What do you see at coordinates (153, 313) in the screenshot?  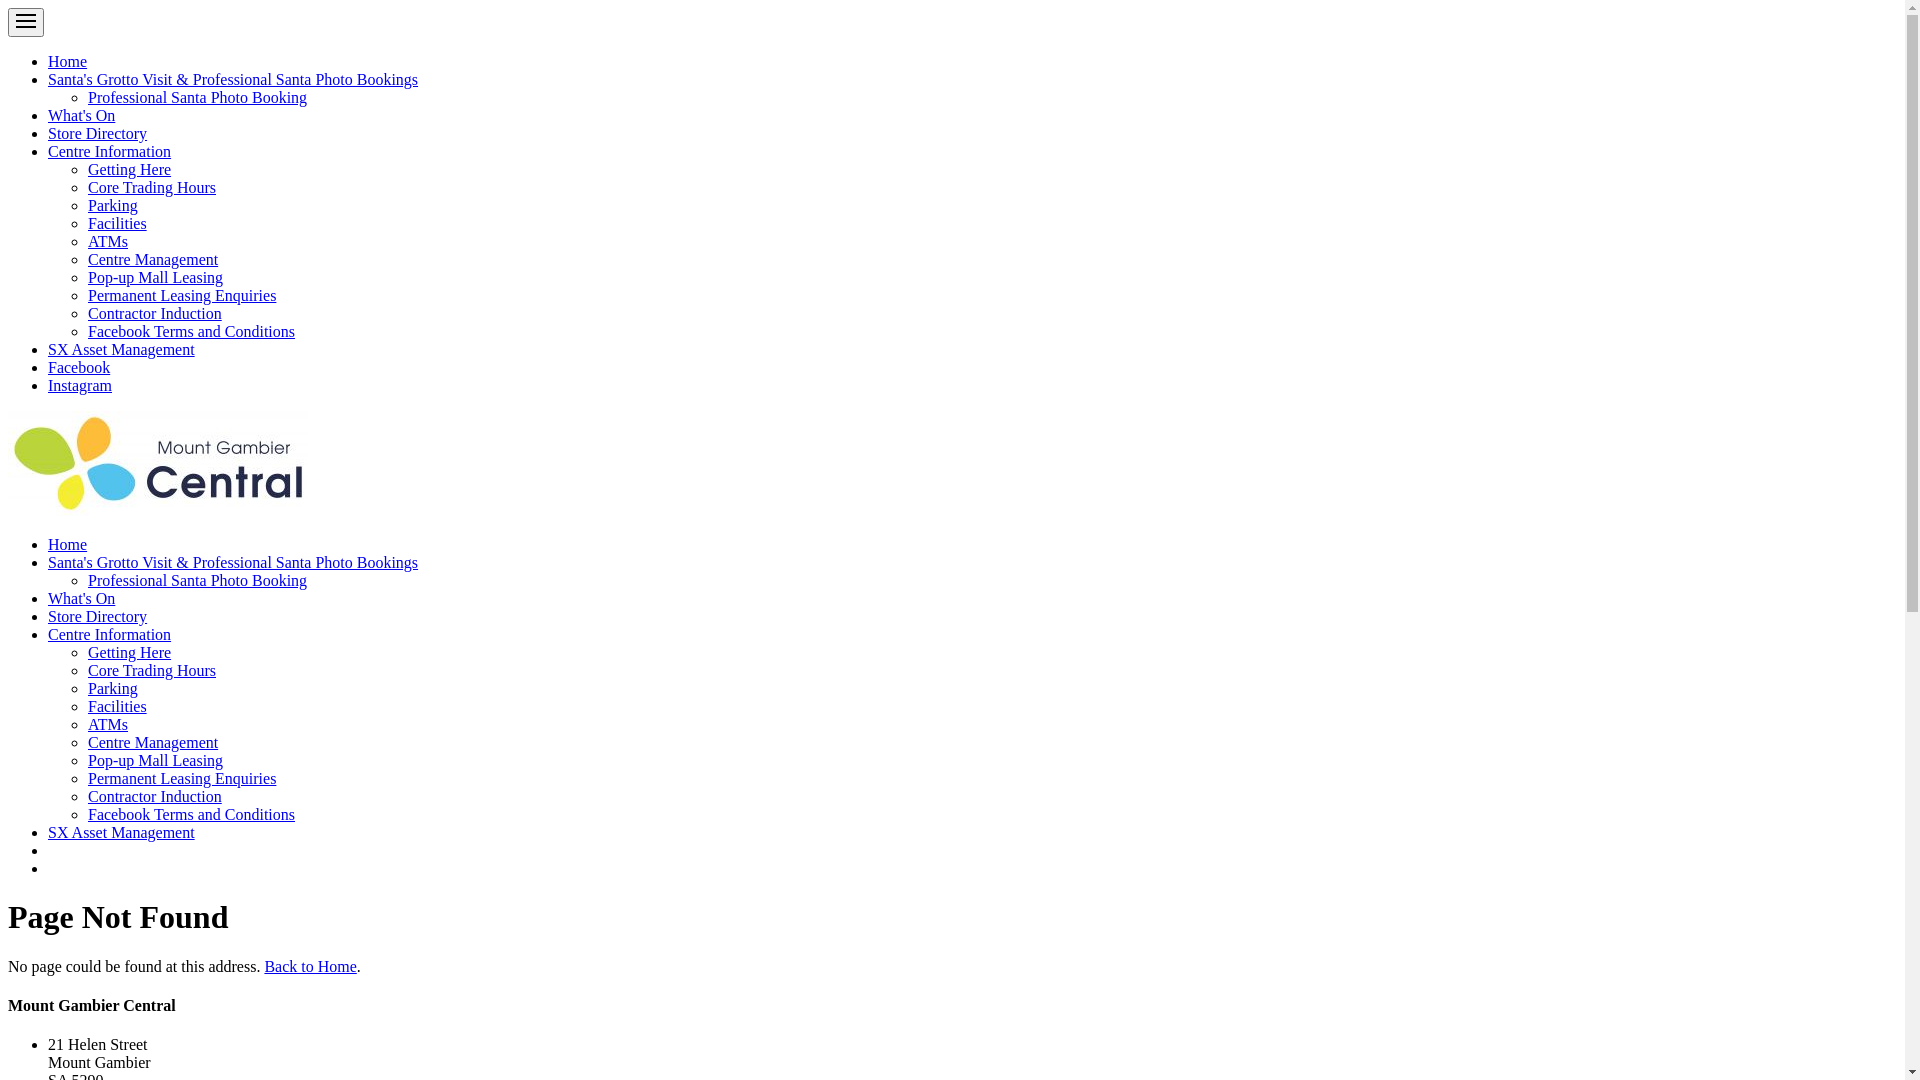 I see `'Contractor Induction'` at bounding box center [153, 313].